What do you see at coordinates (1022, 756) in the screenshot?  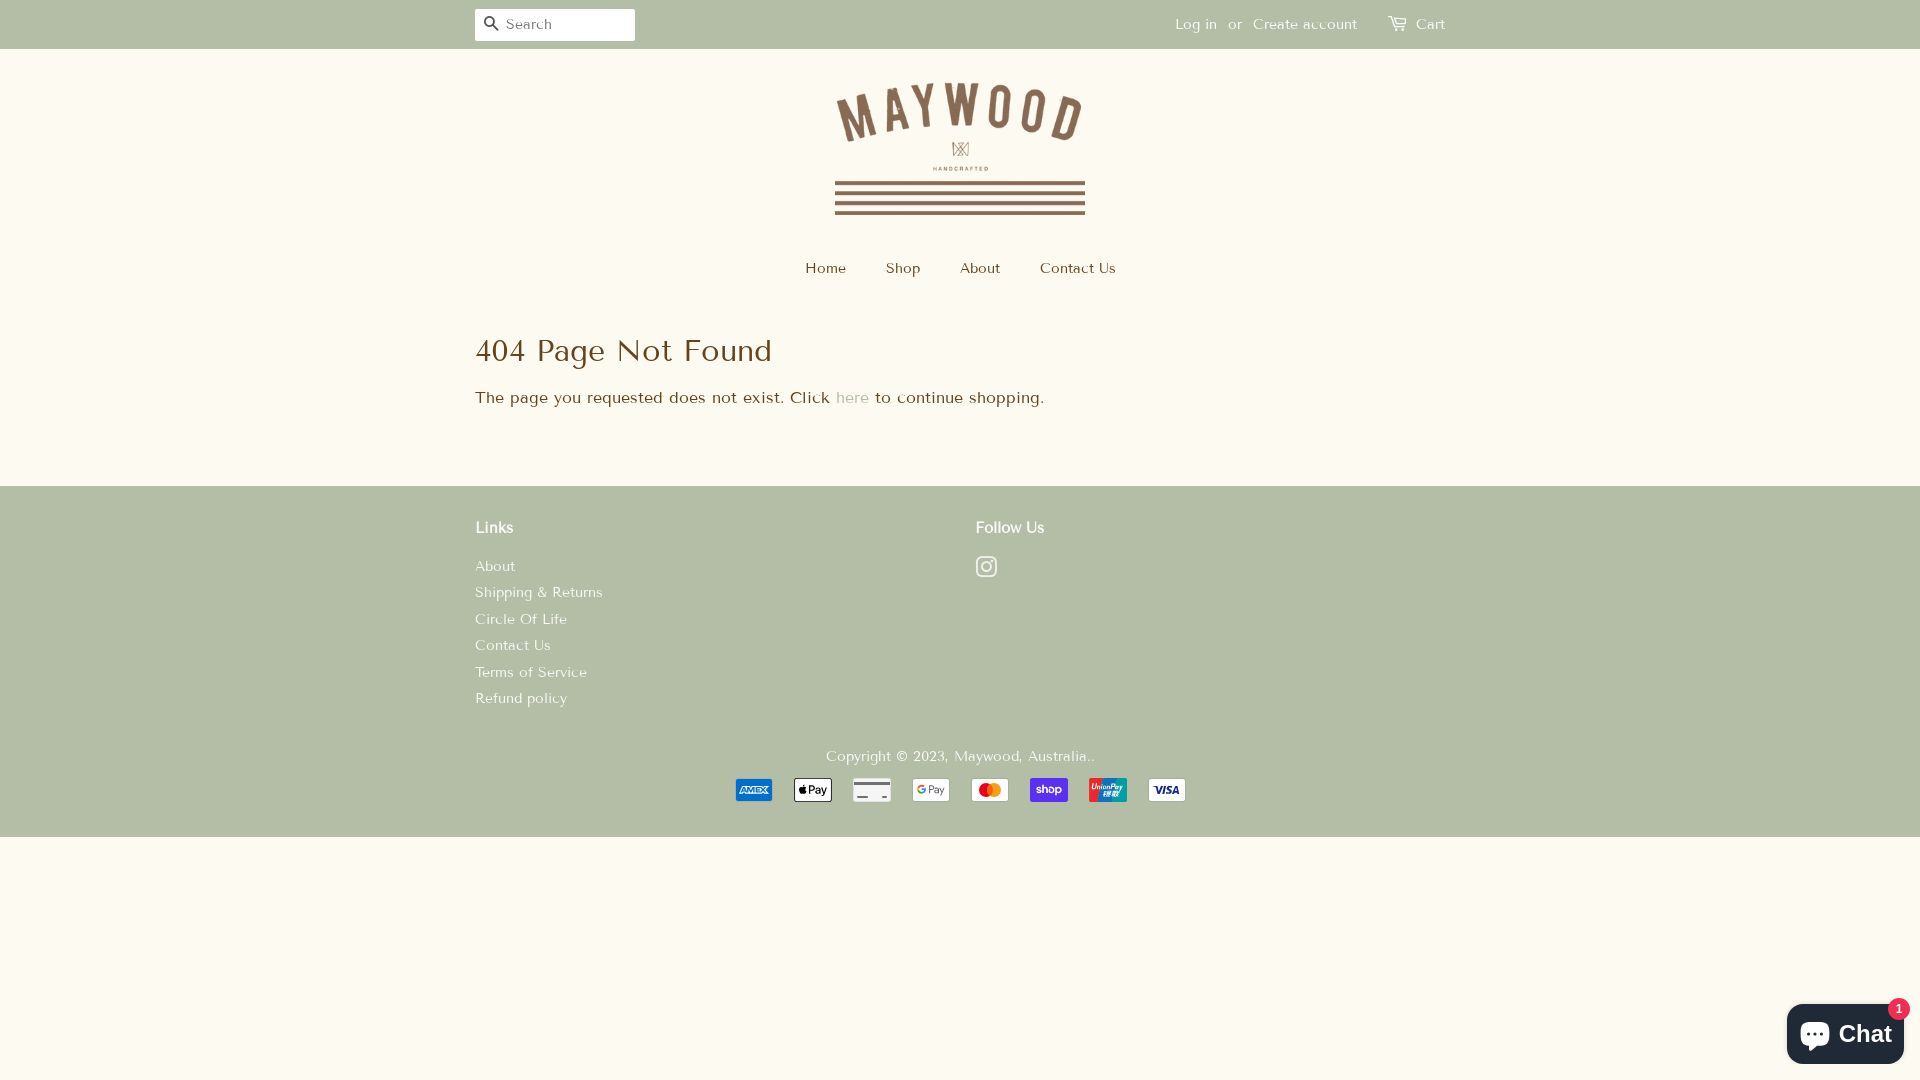 I see `'Maywood, Australia.'` at bounding box center [1022, 756].